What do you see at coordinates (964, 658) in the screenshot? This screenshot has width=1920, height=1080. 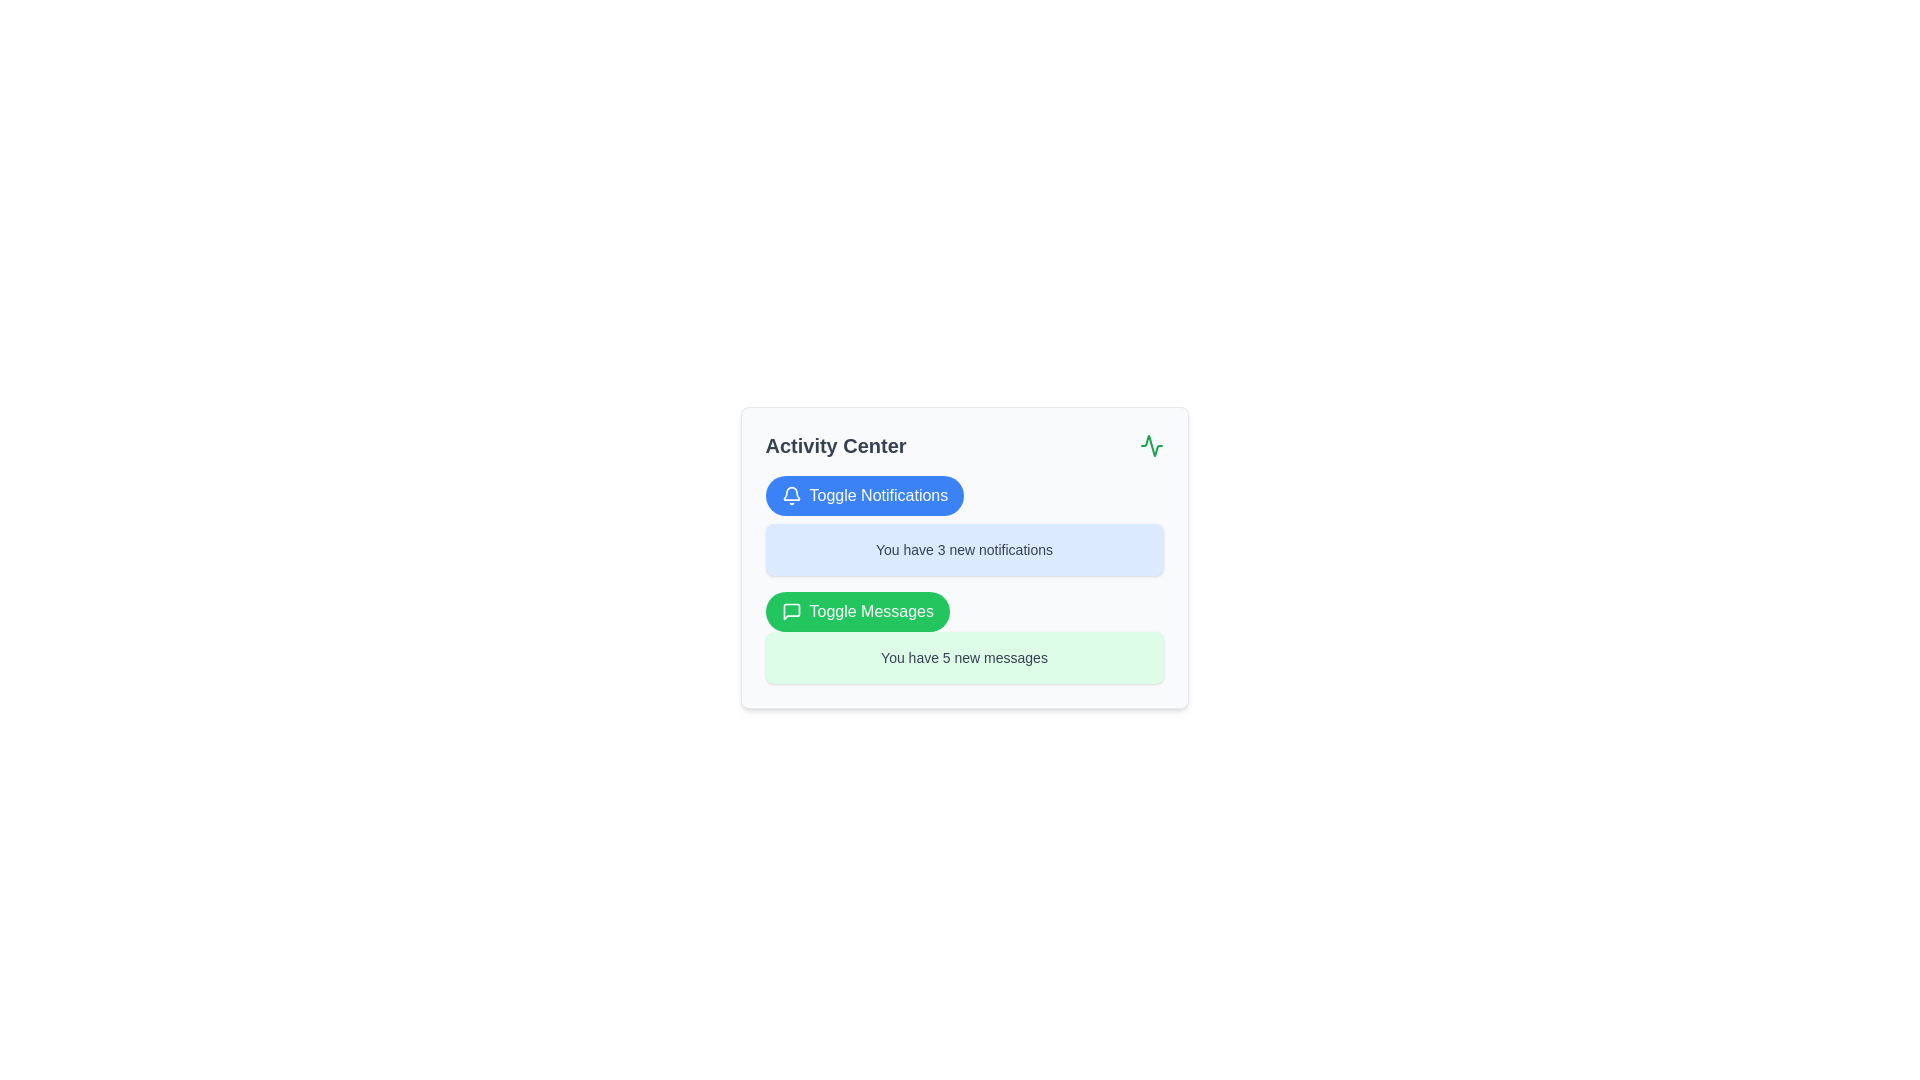 I see `text content of the Notification Box indicating the presence of 5 new messages located within the 'Activity Center', below the 'Toggle Messages' button` at bounding box center [964, 658].